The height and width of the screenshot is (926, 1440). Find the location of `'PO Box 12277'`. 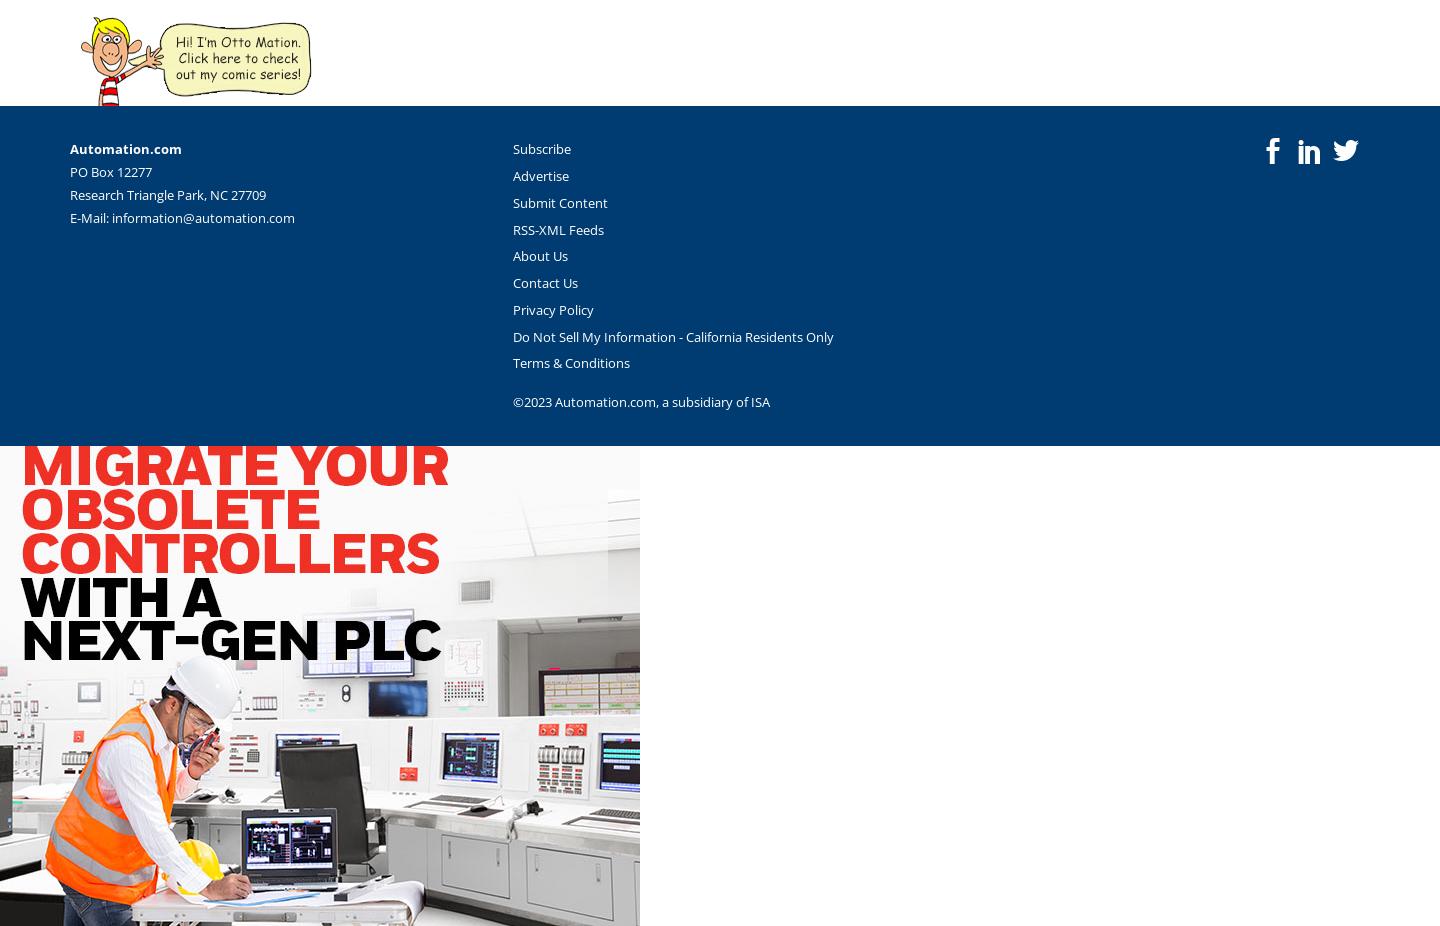

'PO Box 12277' is located at coordinates (111, 170).